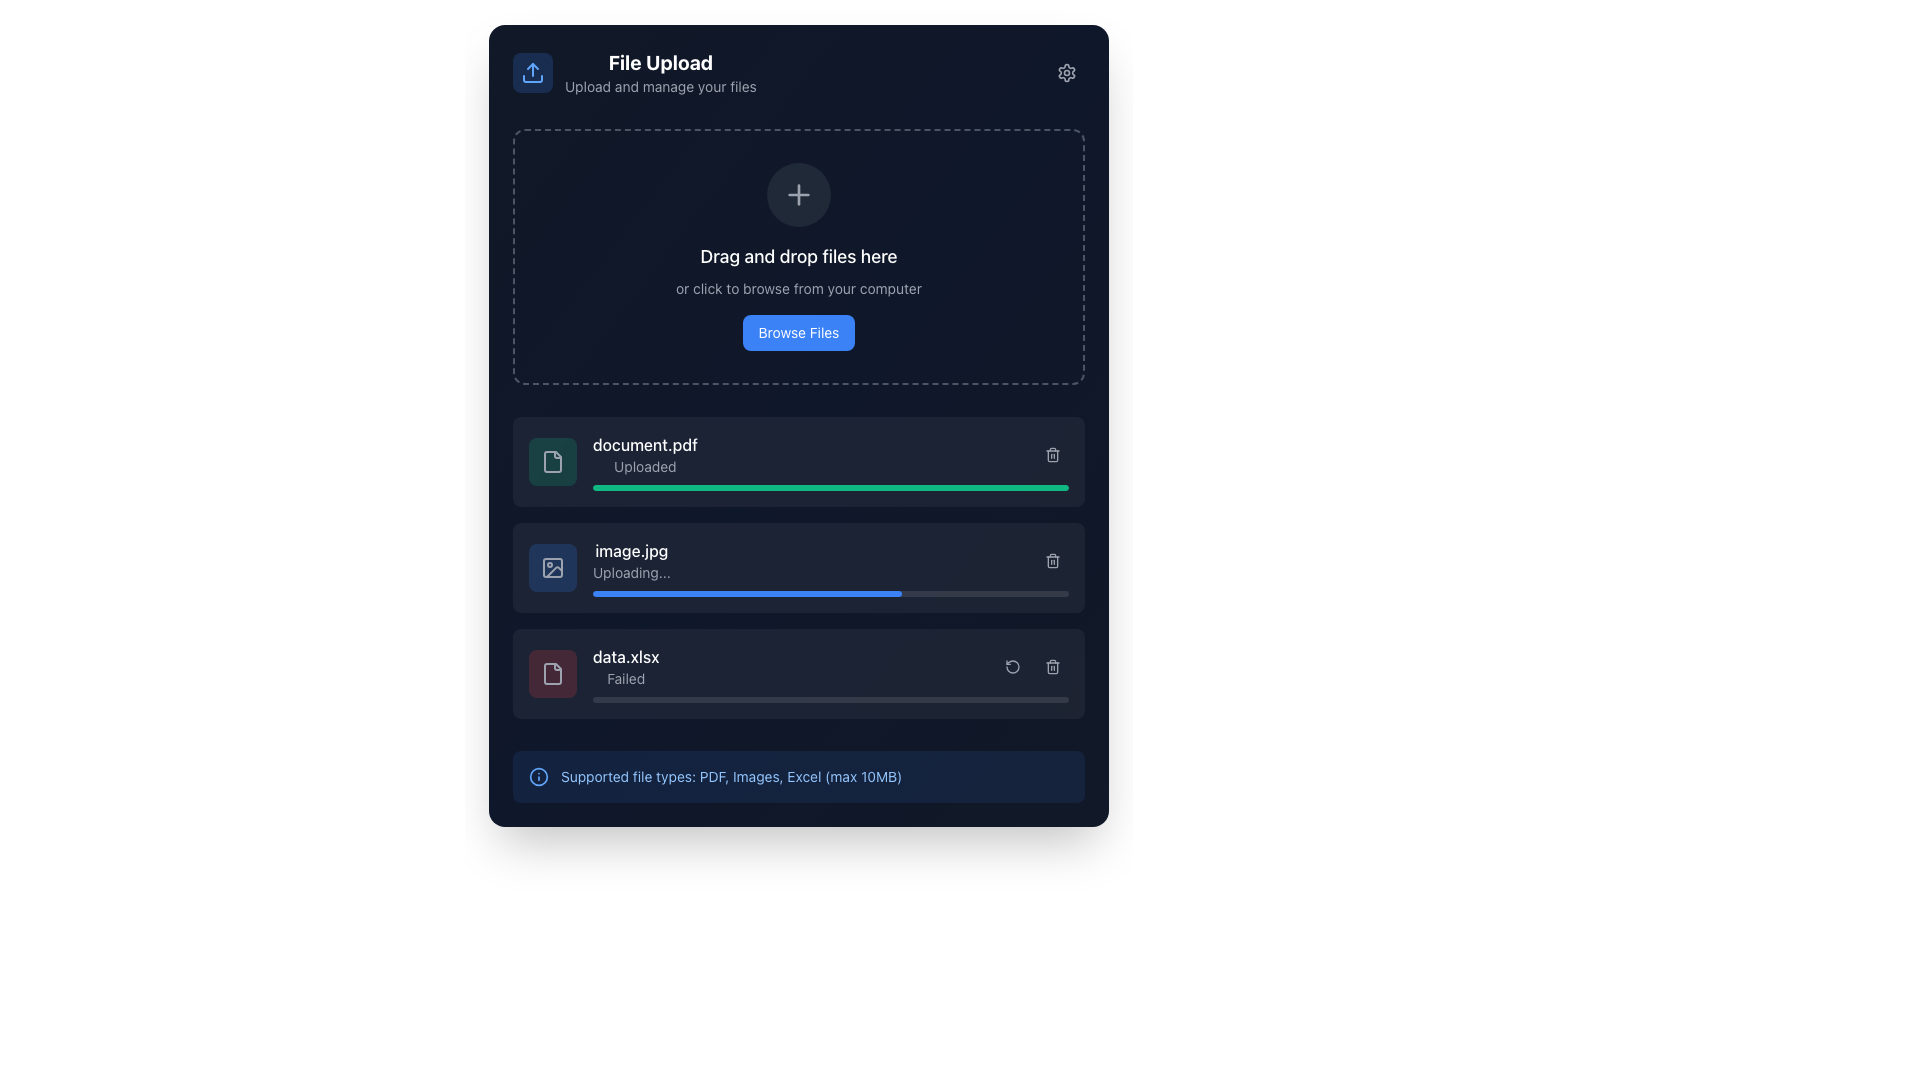  What do you see at coordinates (552, 567) in the screenshot?
I see `the decorative rectangle icon within the file upload interface, which is styled in a dark theme and is positioned on the right side of the 'image.jpg' file row` at bounding box center [552, 567].